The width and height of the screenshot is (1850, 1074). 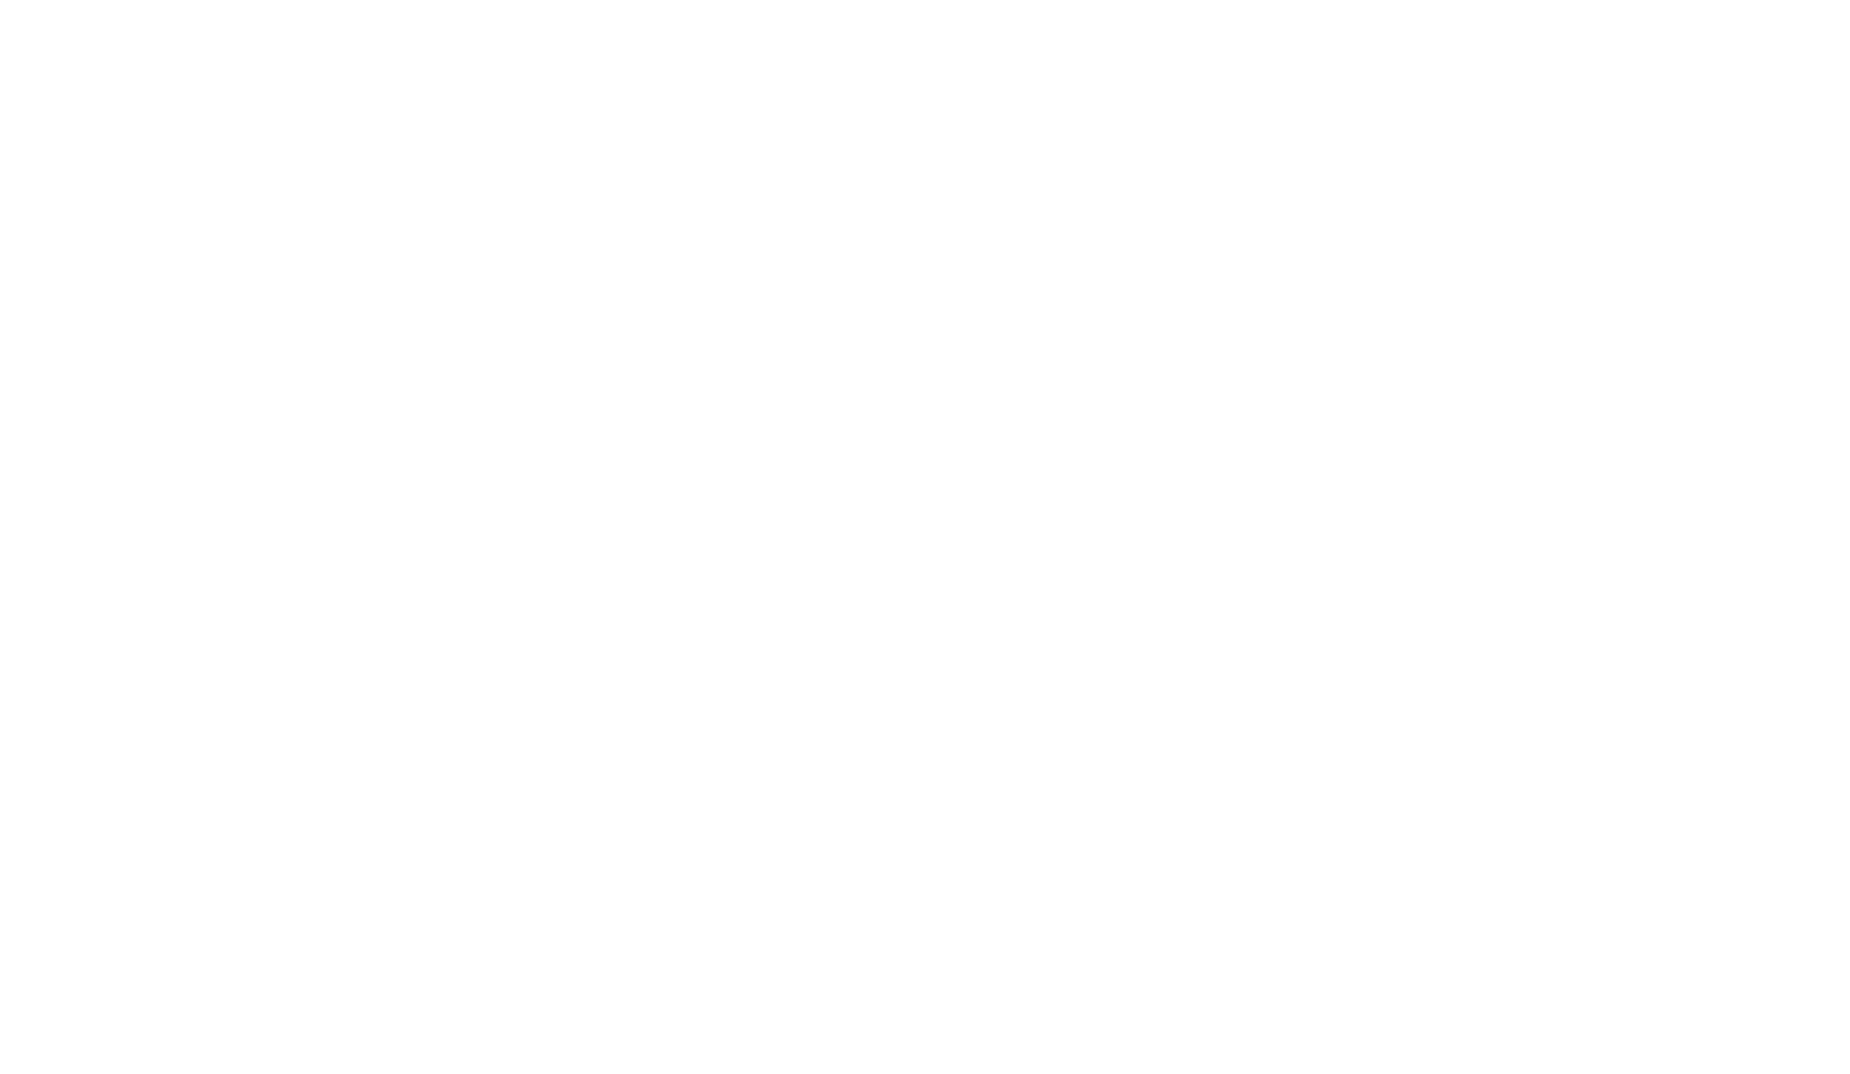 I want to click on 'Spotted par Pedro Neto', so click(x=1403, y=97).